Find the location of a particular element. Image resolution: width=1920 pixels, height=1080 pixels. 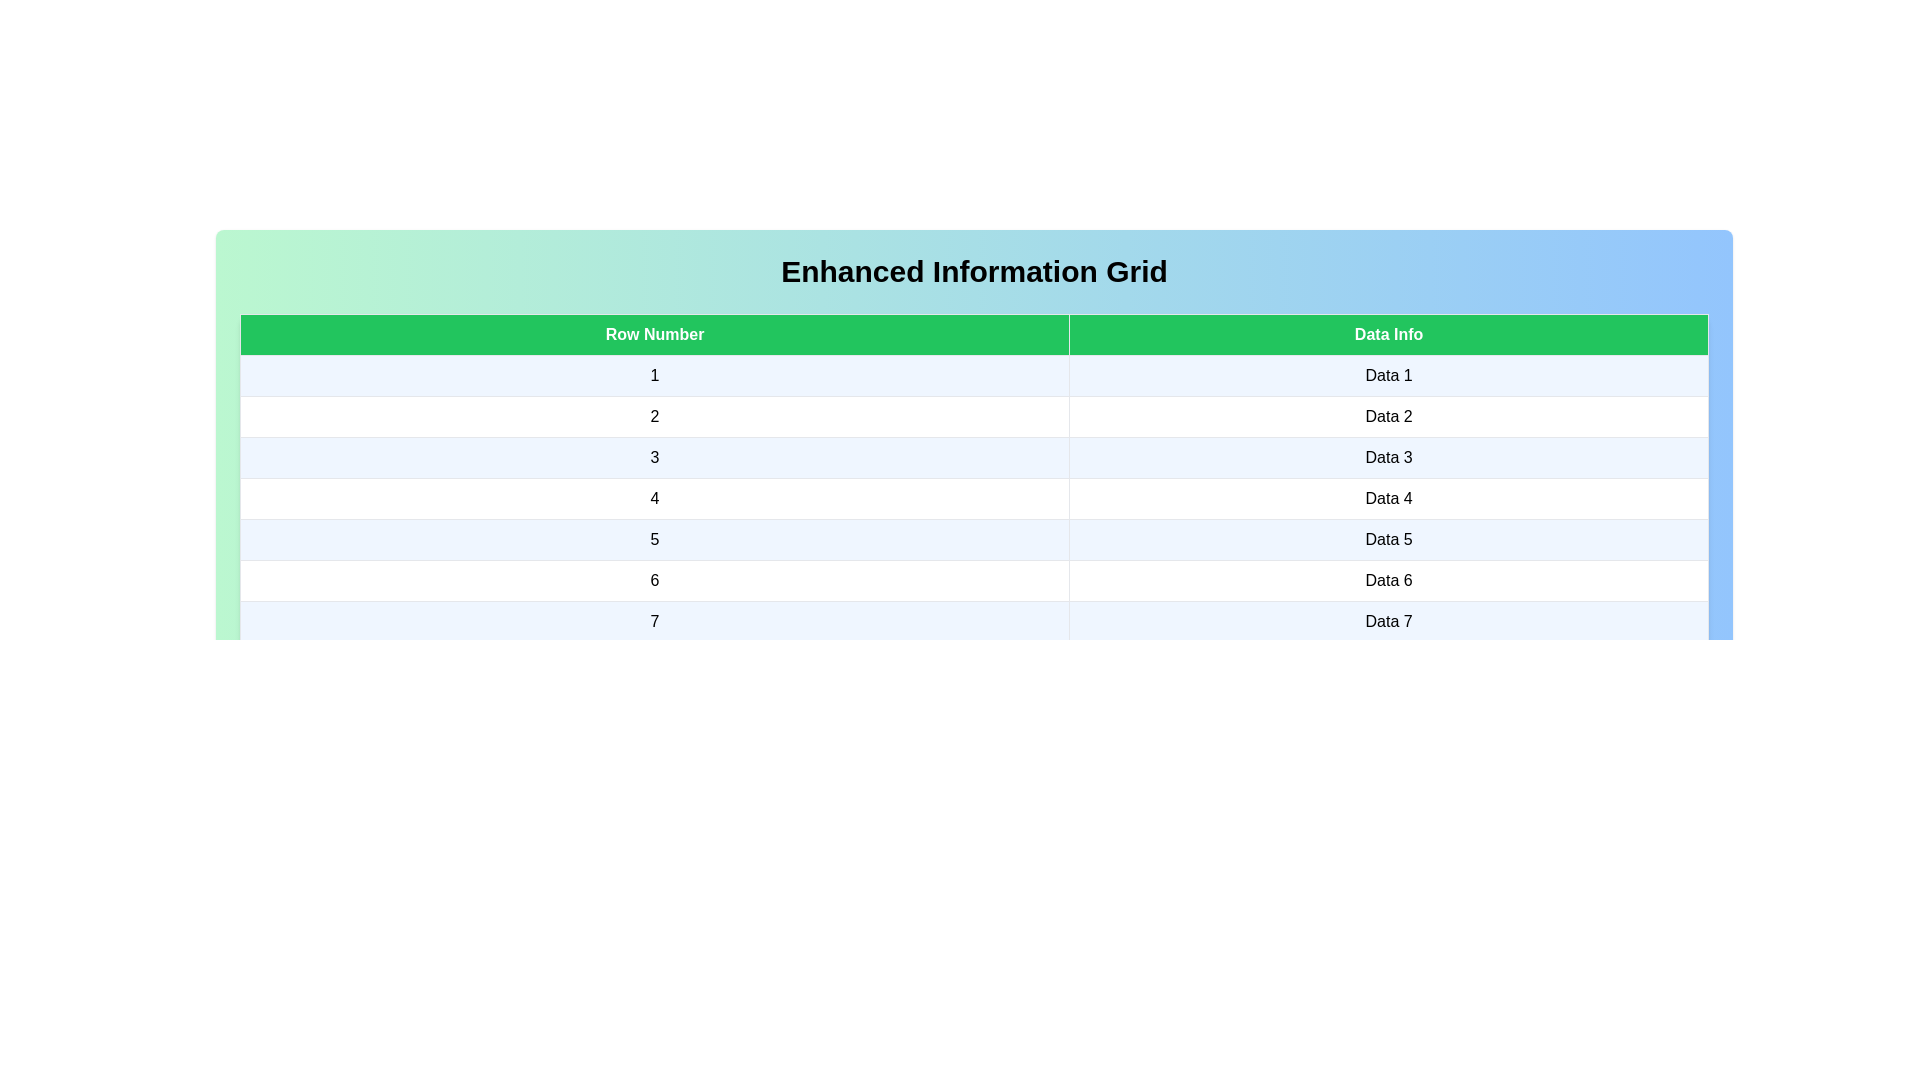

the cell containing the text Data 5 is located at coordinates (1388, 540).